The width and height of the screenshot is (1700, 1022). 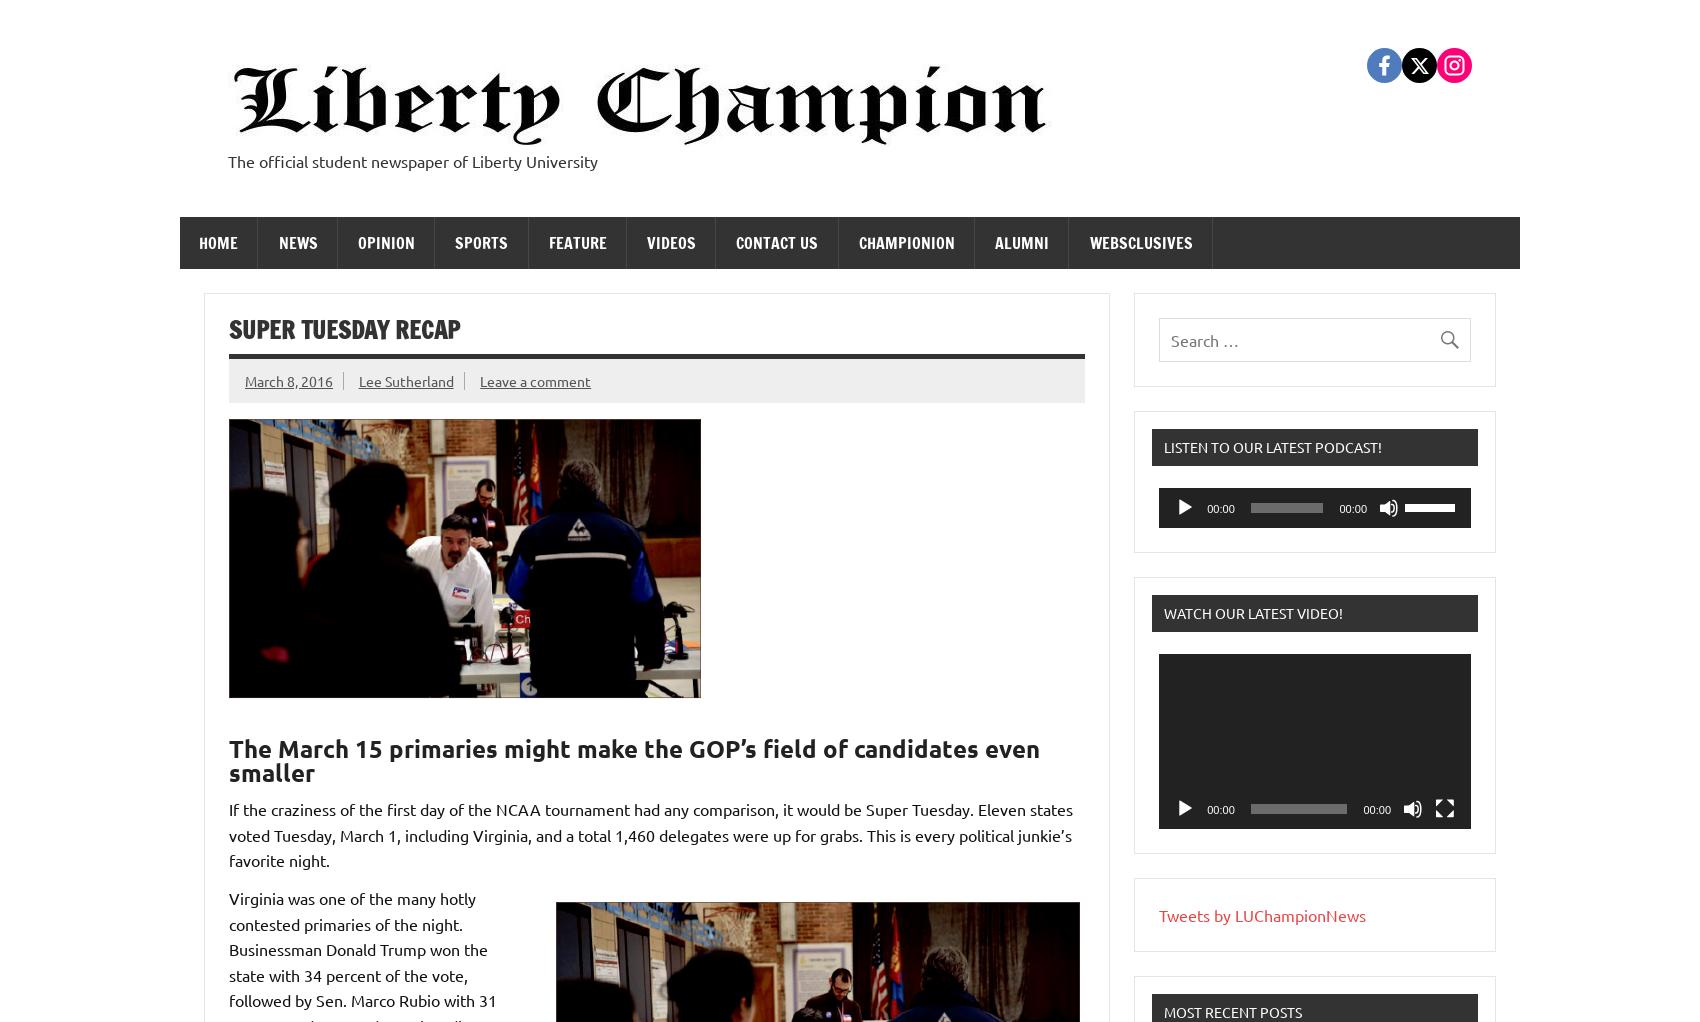 I want to click on 'Most Recent Posts', so click(x=1162, y=1011).